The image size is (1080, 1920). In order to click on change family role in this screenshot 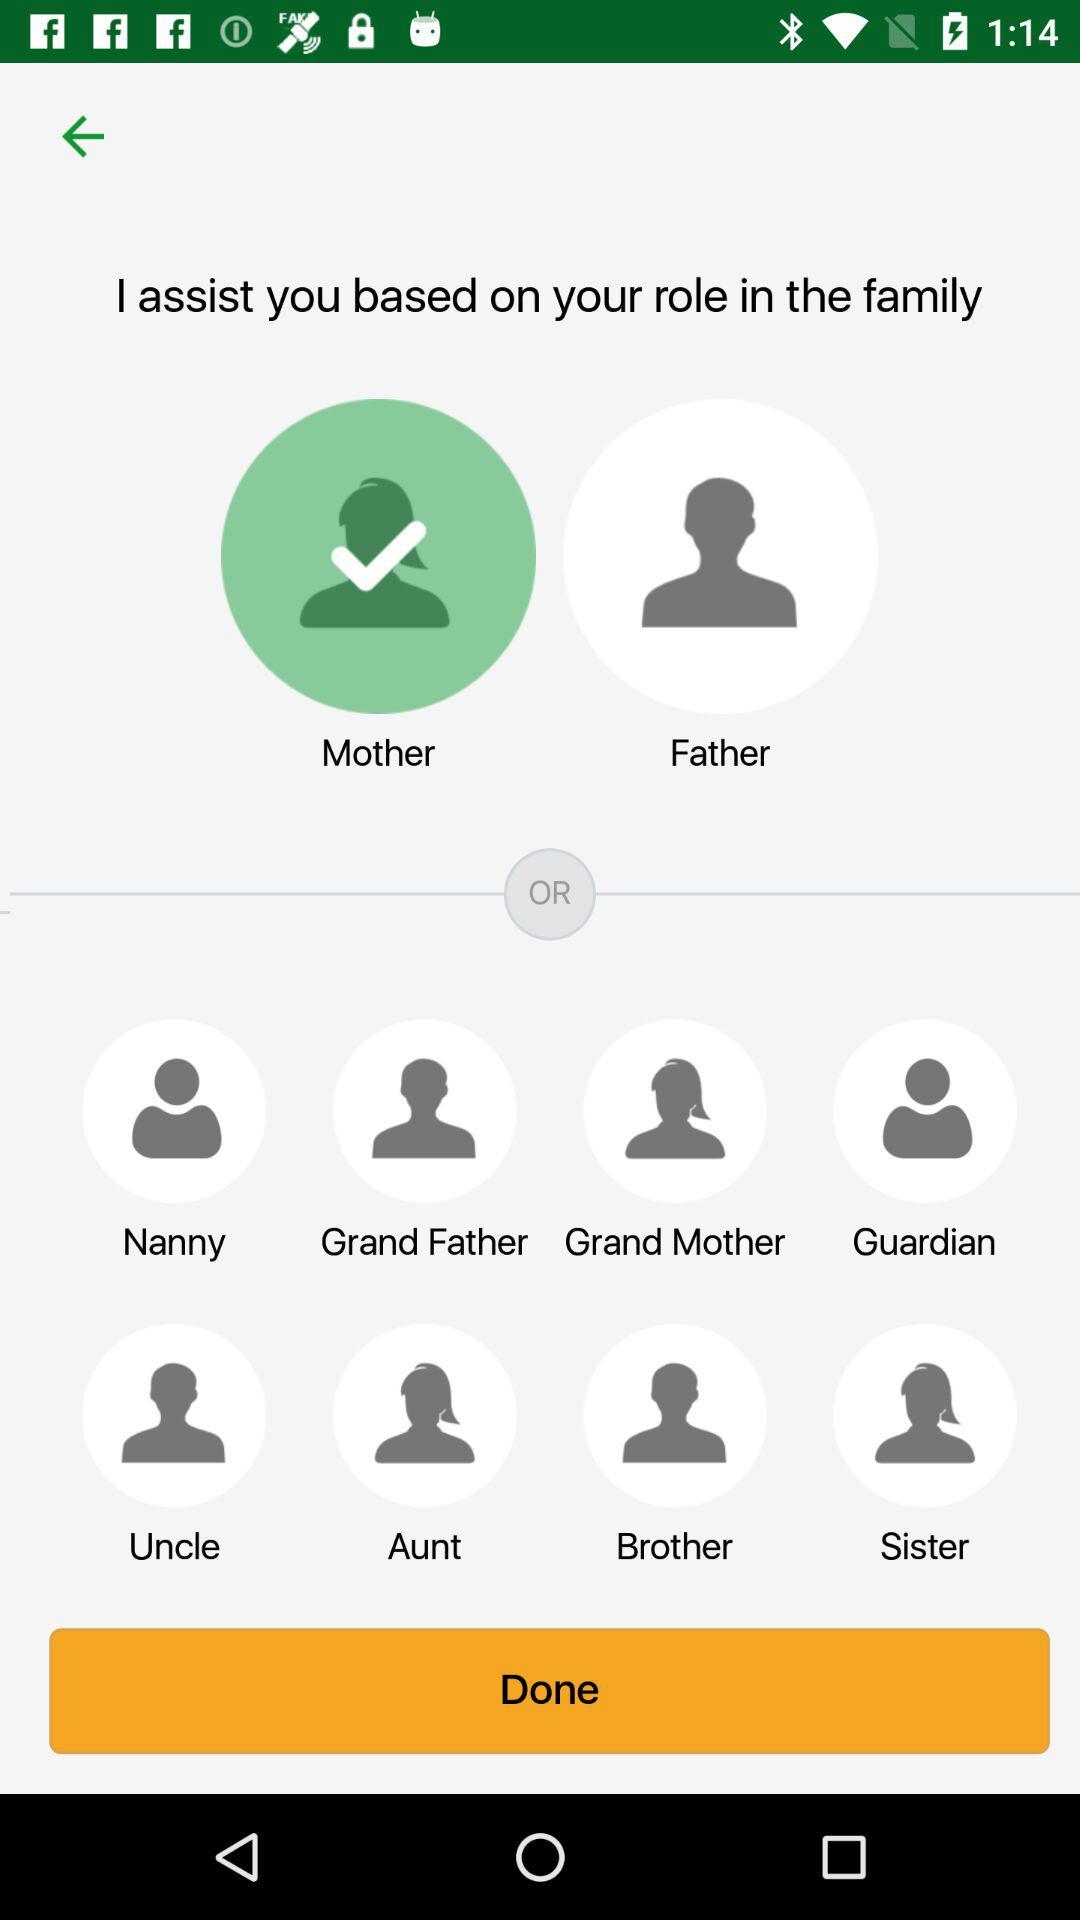, I will do `click(414, 1414)`.